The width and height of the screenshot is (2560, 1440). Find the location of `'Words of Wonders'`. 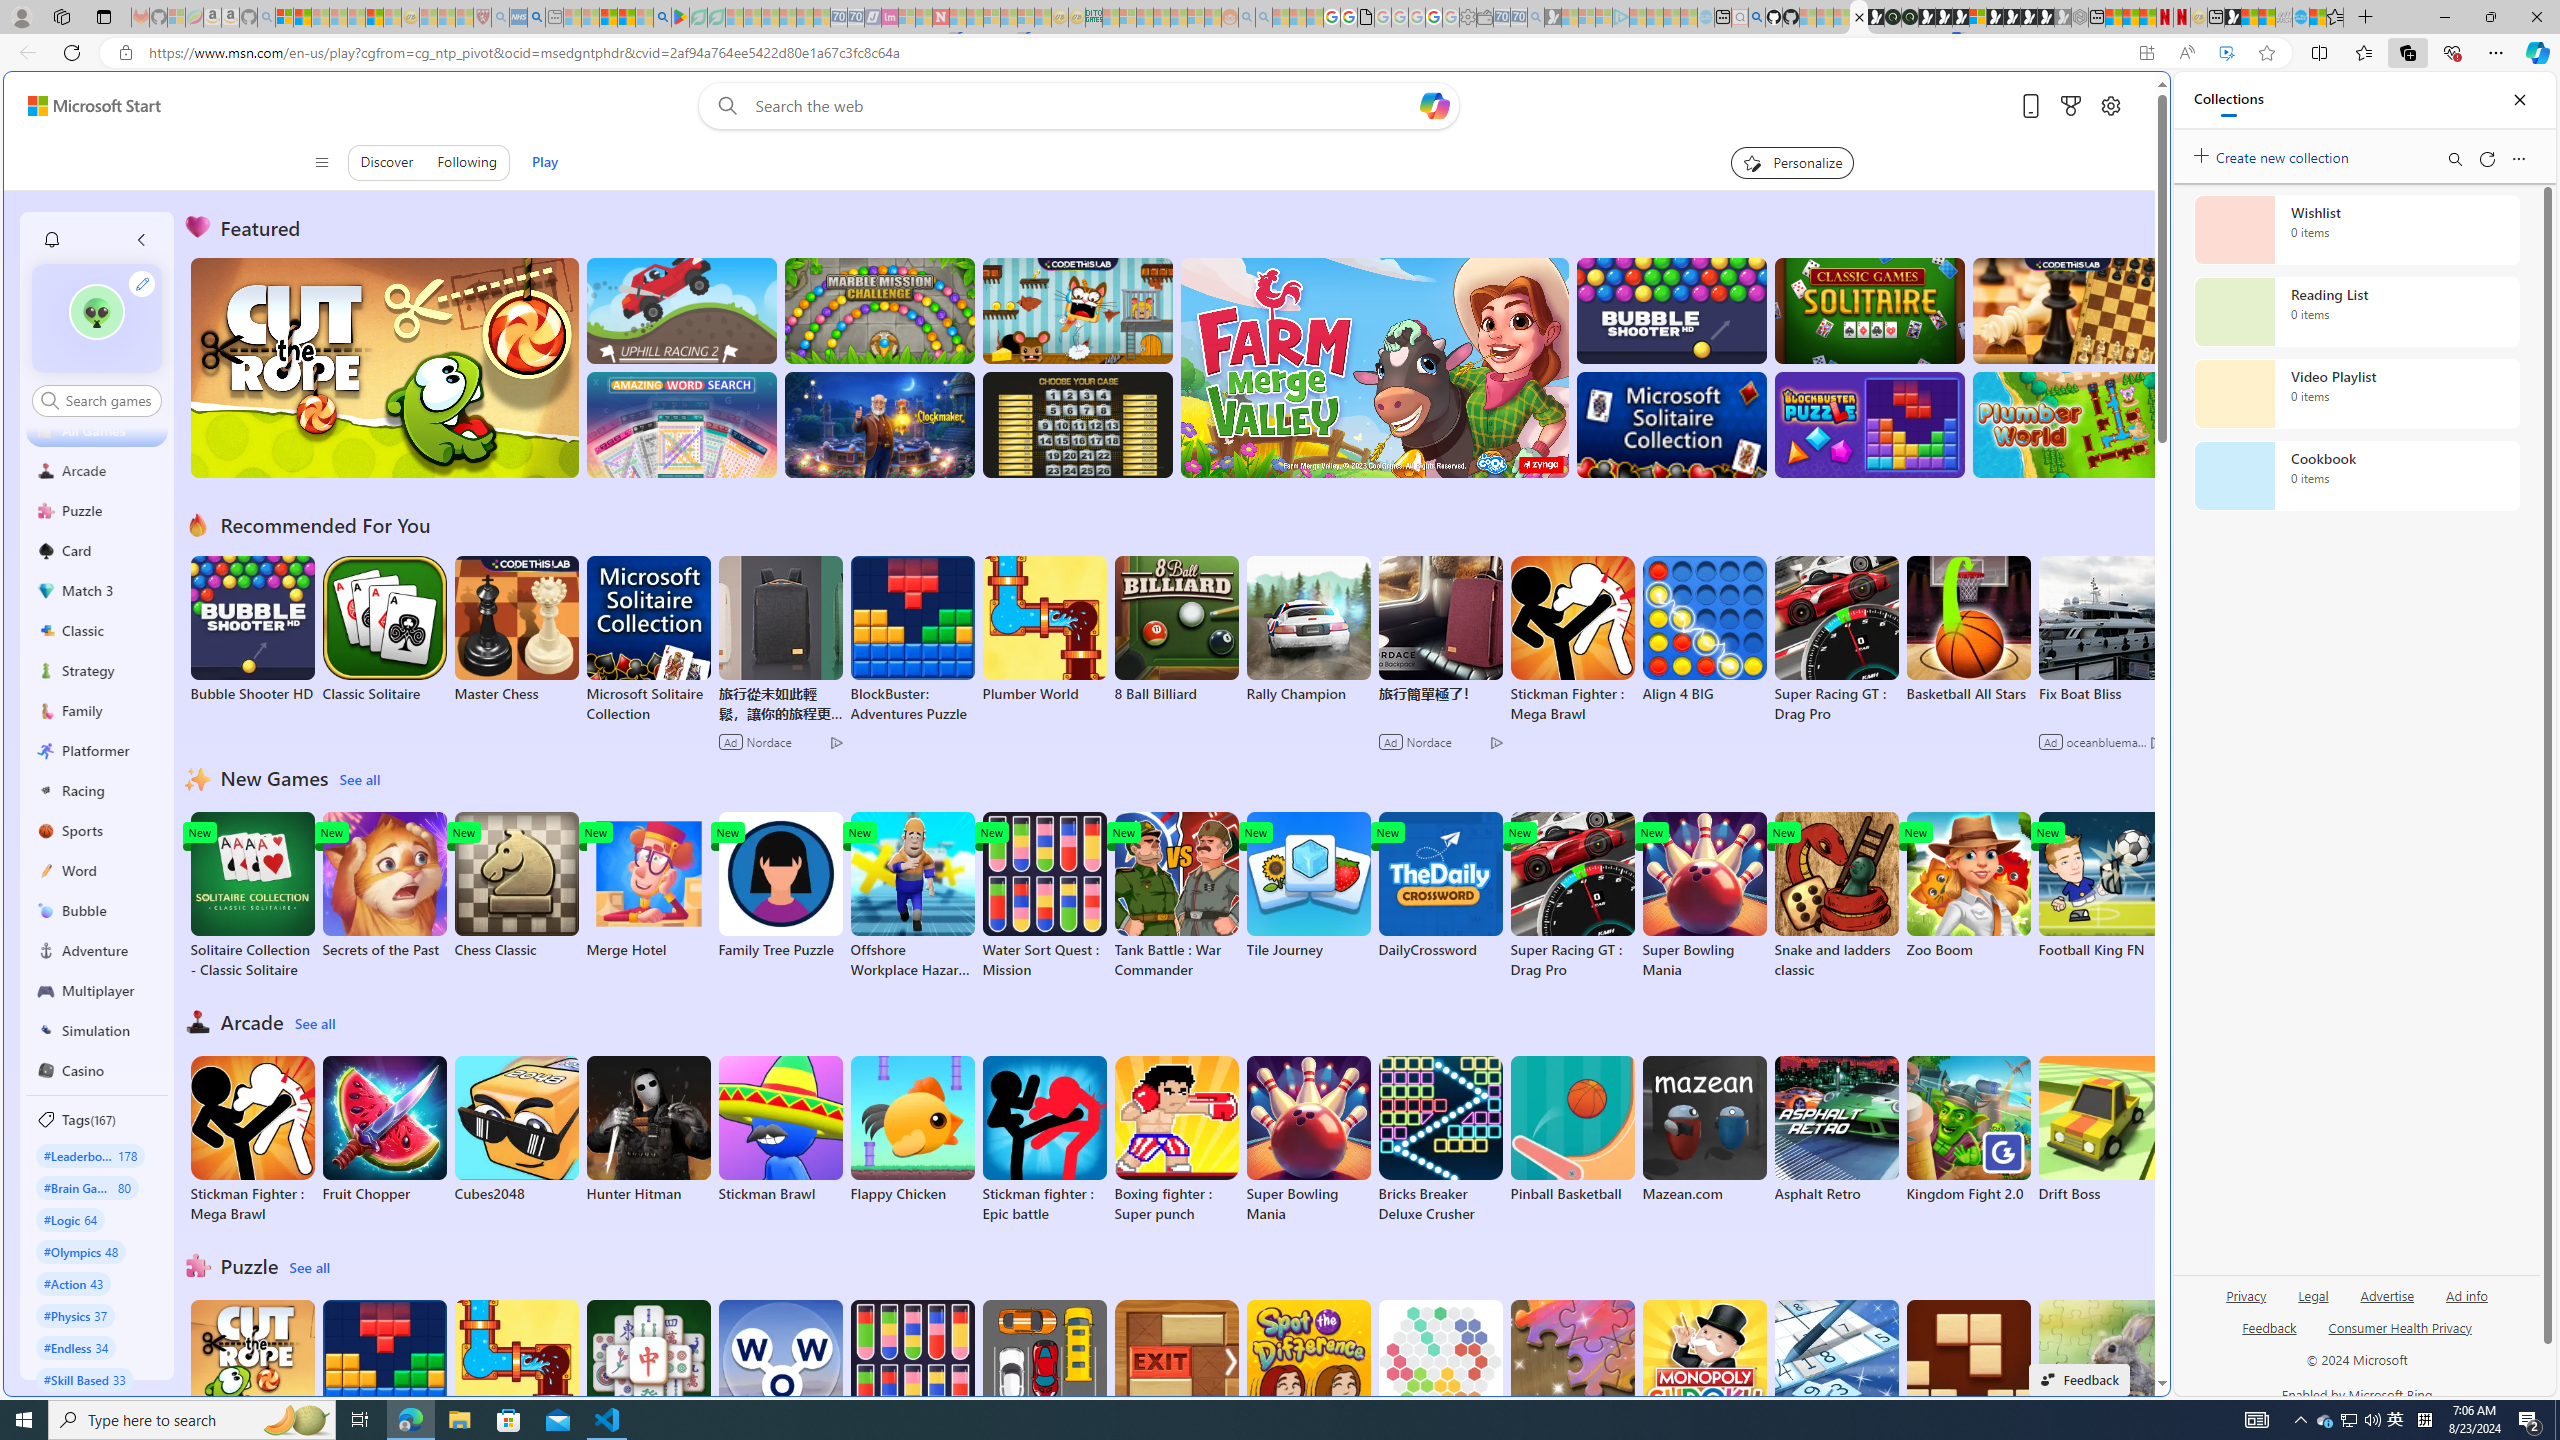

'Words of Wonders' is located at coordinates (778, 1374).